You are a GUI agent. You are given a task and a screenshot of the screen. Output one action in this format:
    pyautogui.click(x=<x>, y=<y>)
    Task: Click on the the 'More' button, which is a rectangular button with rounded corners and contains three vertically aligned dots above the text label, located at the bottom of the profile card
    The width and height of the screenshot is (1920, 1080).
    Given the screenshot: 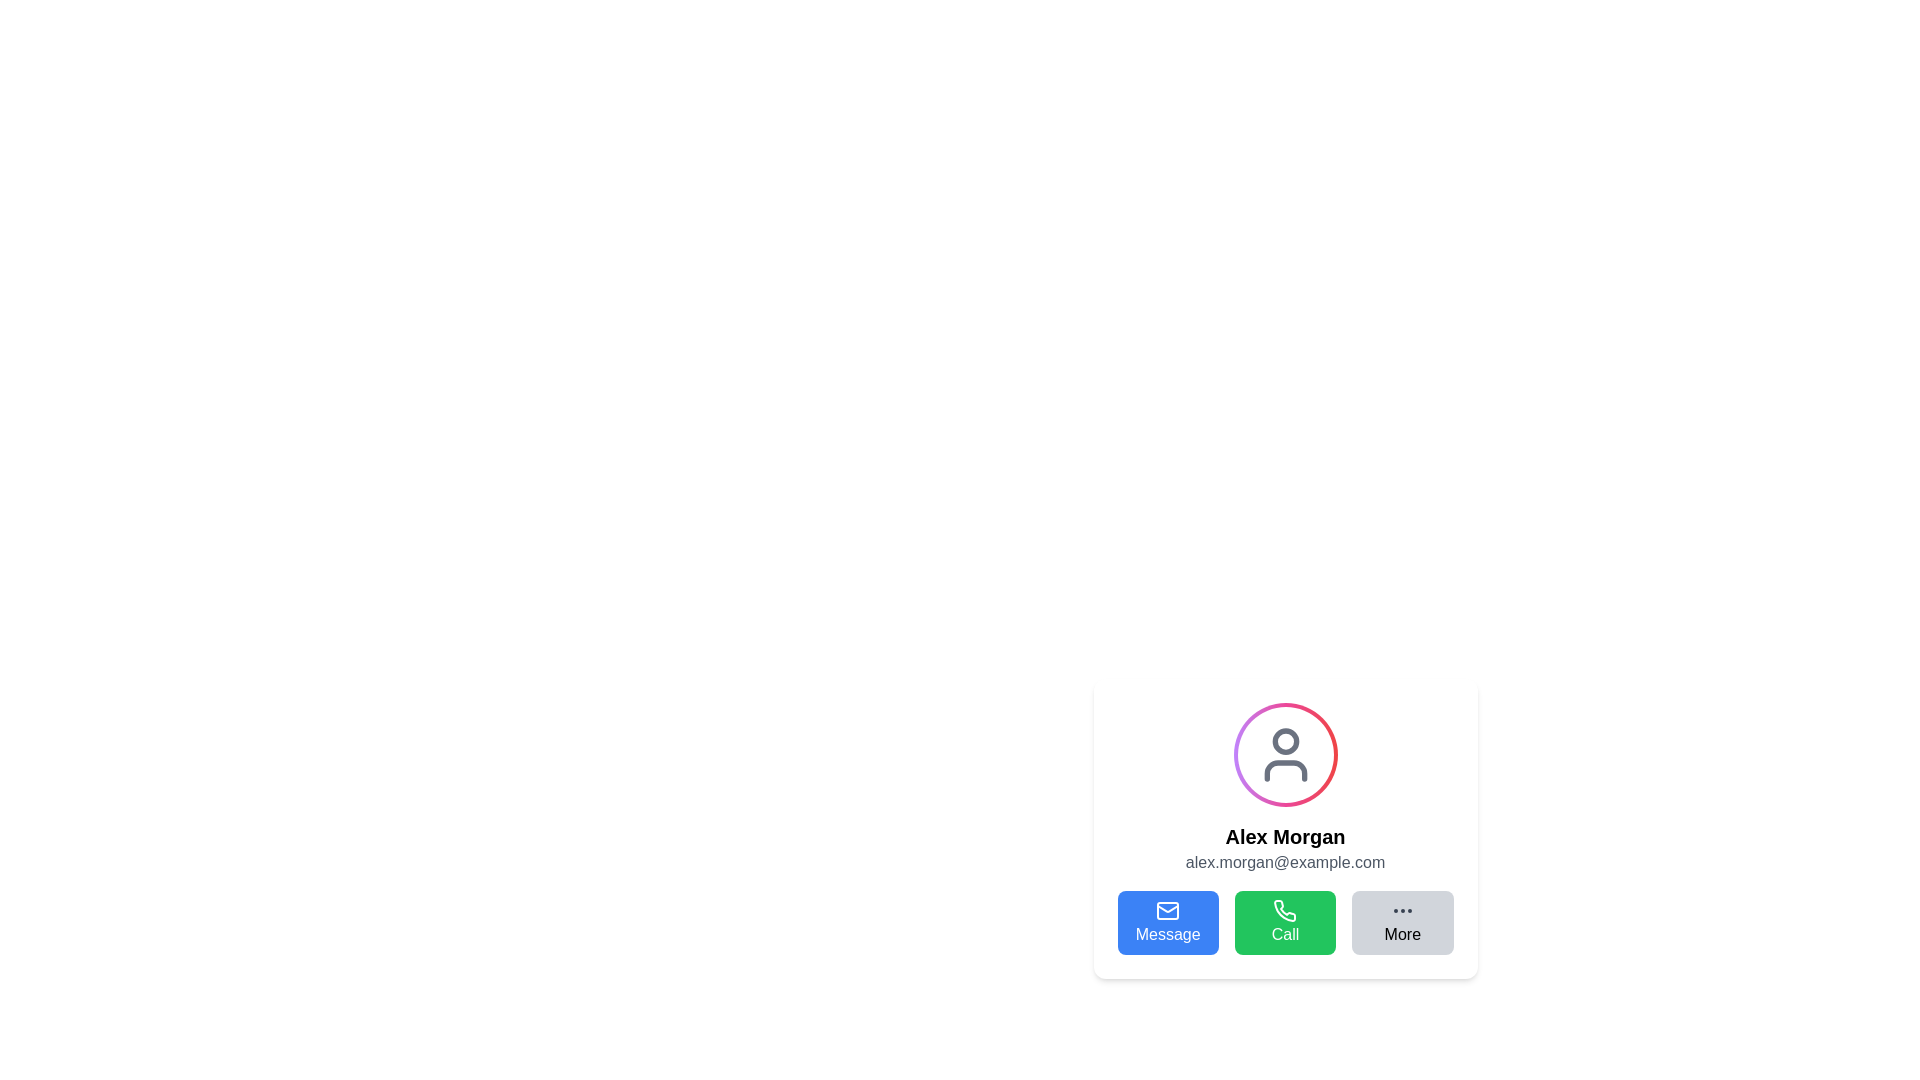 What is the action you would take?
    pyautogui.click(x=1401, y=922)
    